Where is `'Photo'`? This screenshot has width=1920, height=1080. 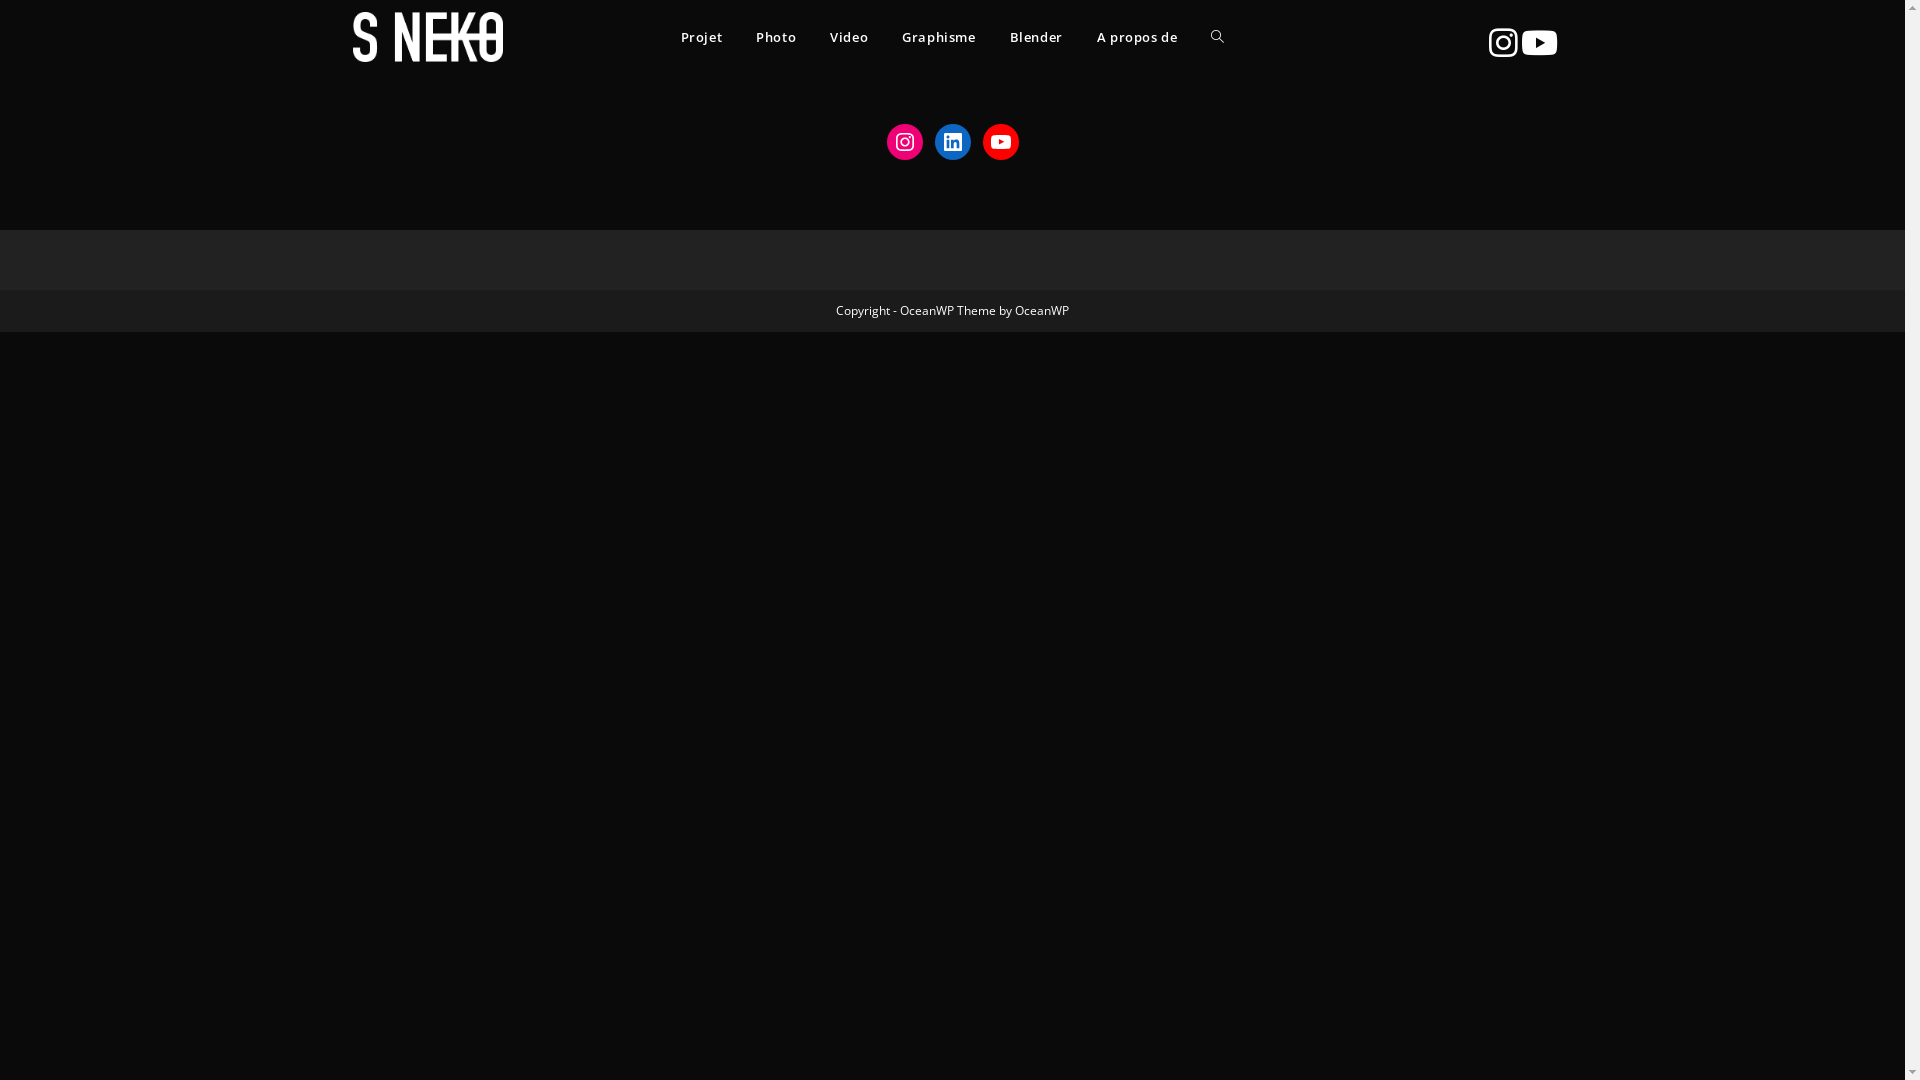
'Photo' is located at coordinates (775, 37).